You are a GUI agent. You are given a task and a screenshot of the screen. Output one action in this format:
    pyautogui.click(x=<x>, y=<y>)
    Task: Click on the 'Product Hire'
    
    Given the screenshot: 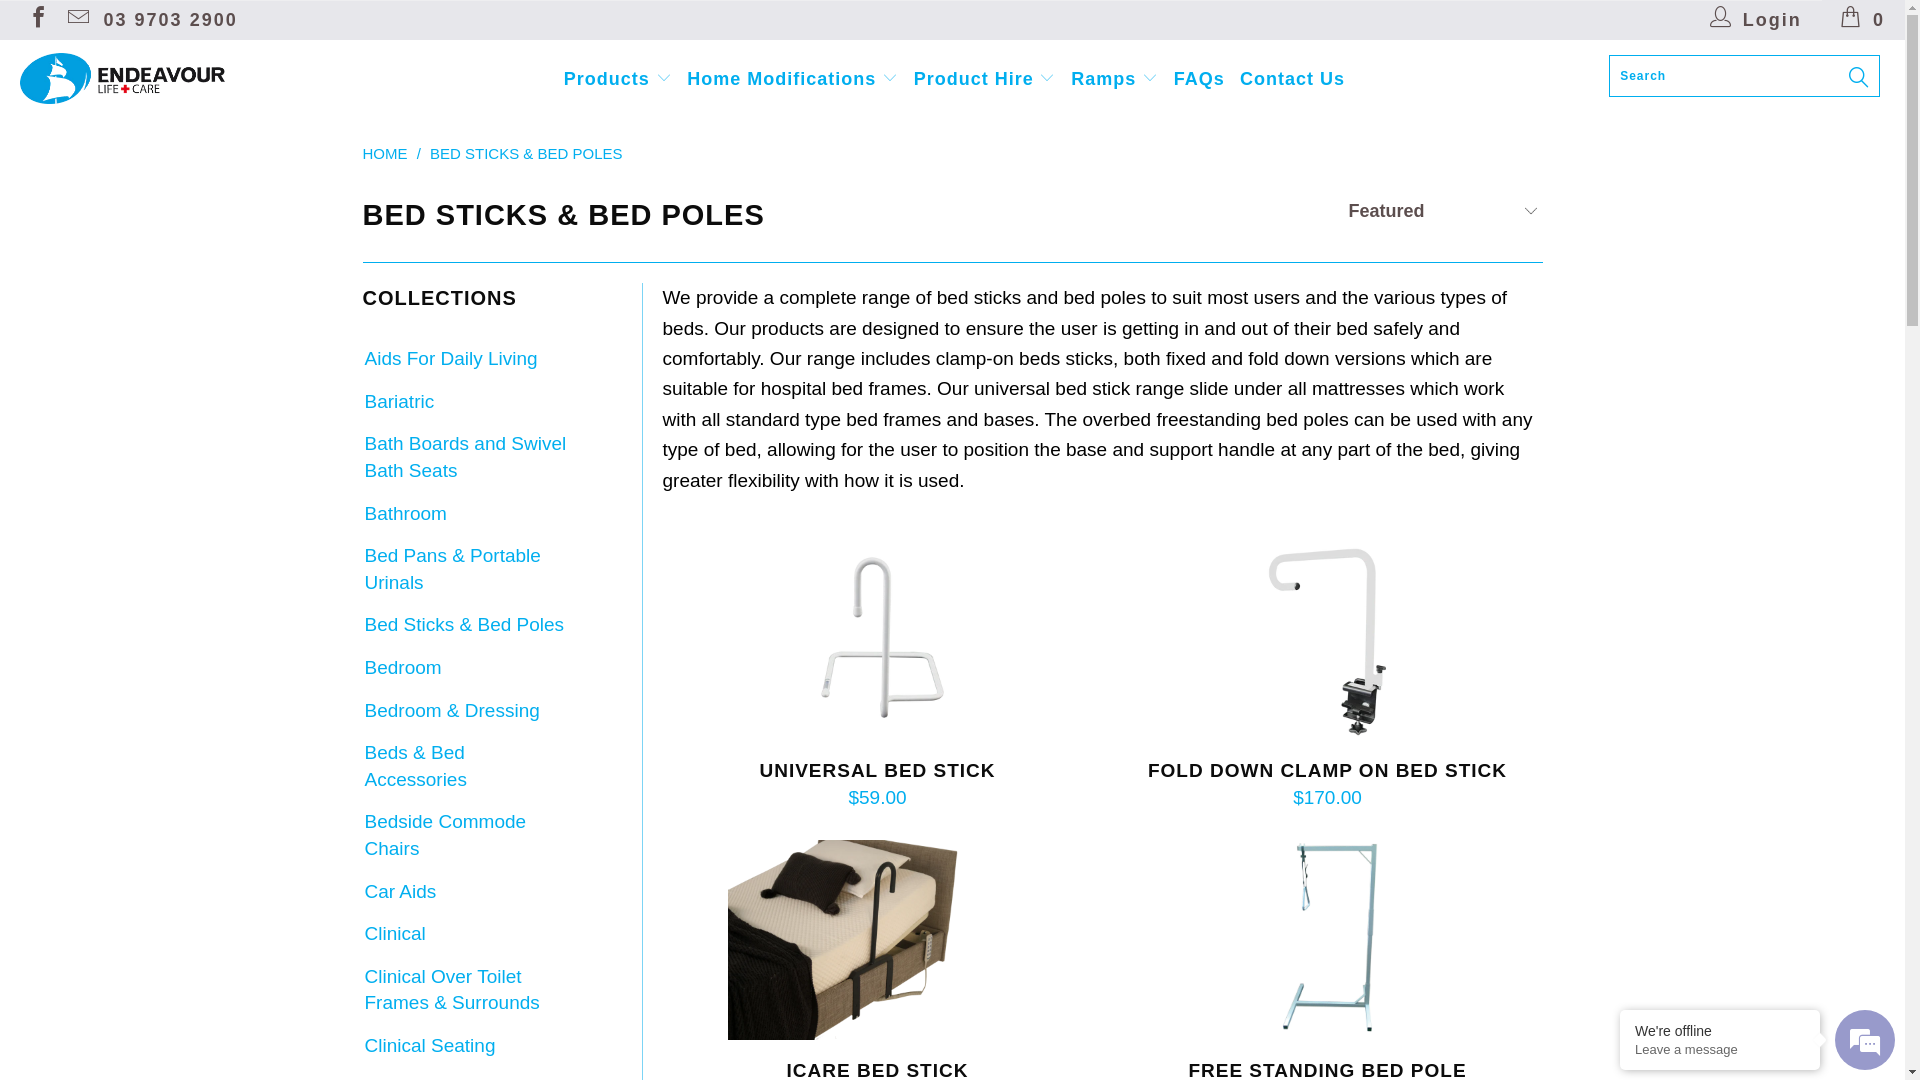 What is the action you would take?
    pyautogui.click(x=984, y=77)
    